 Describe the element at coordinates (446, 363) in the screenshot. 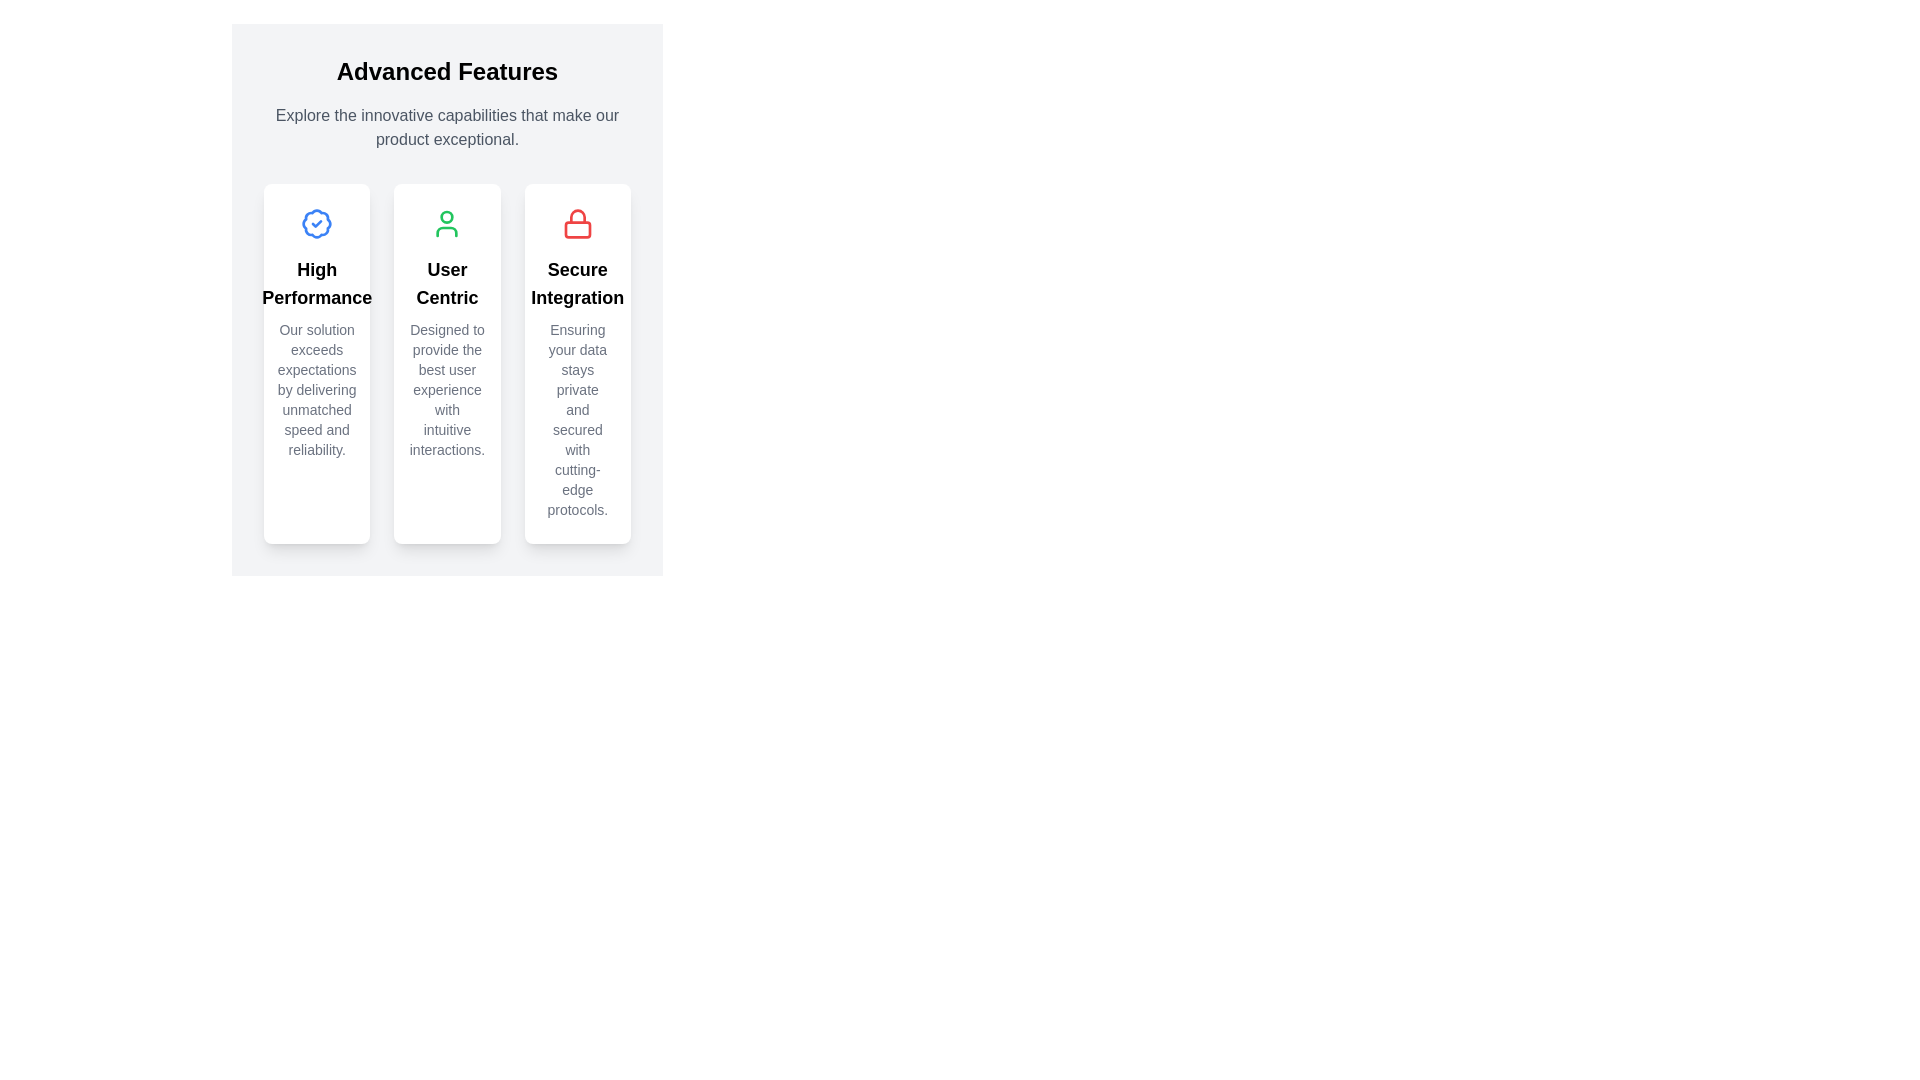

I see `the Information card that describes the 'User Centric' feature, located in the middle column between 'High Performance' and 'Secure Integration' cards` at that location.